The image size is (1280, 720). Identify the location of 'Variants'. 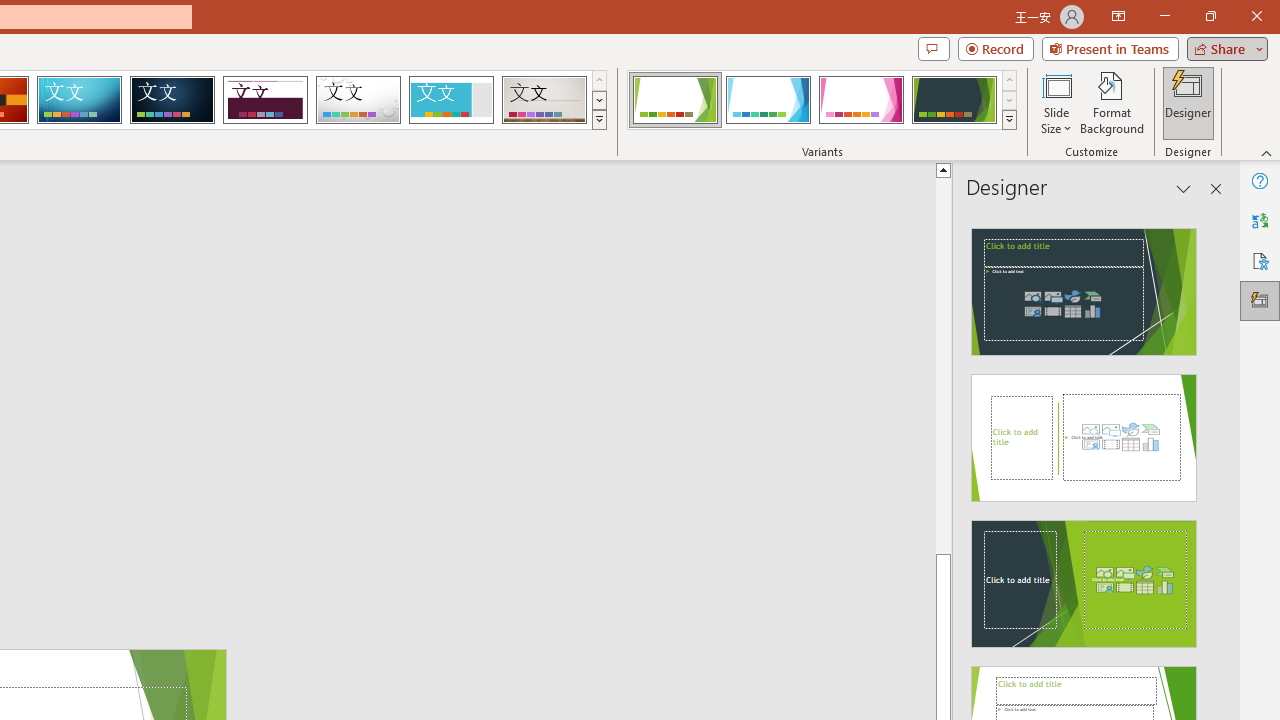
(1009, 120).